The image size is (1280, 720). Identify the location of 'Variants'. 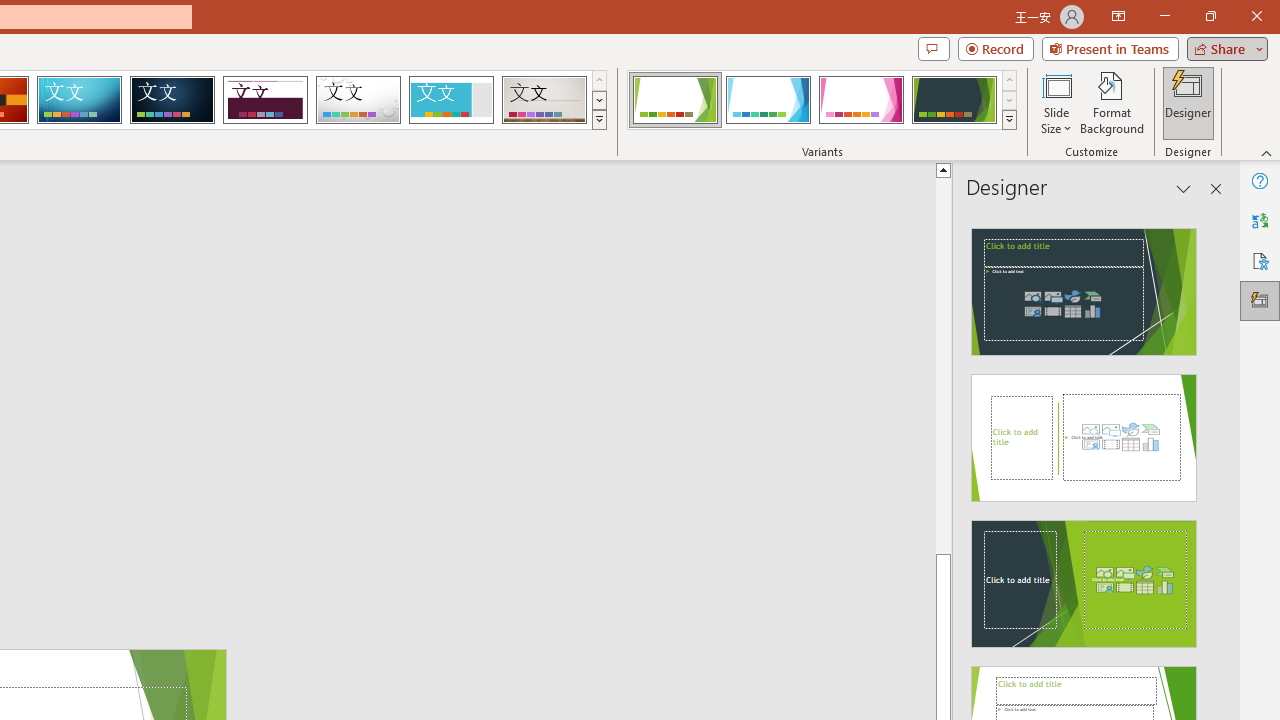
(1009, 120).